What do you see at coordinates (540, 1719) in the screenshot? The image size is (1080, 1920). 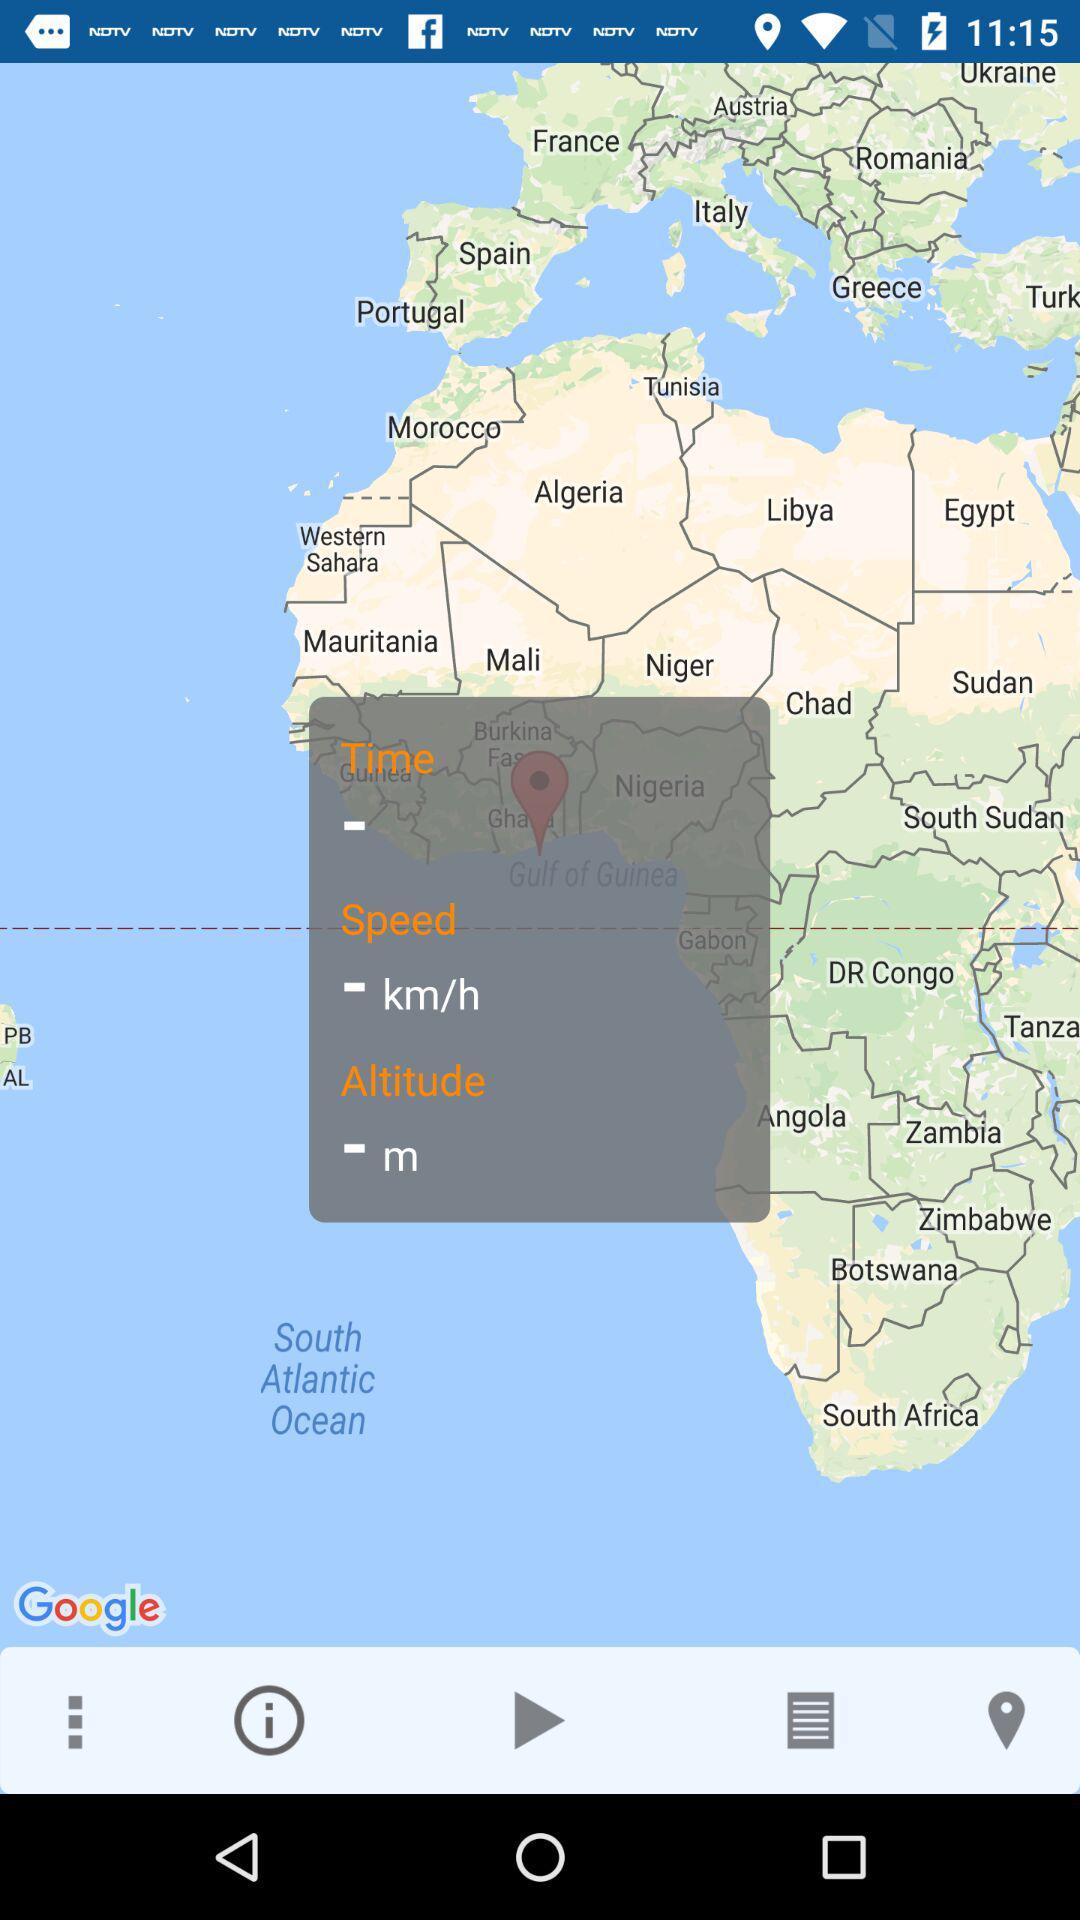 I see `the play icon` at bounding box center [540, 1719].